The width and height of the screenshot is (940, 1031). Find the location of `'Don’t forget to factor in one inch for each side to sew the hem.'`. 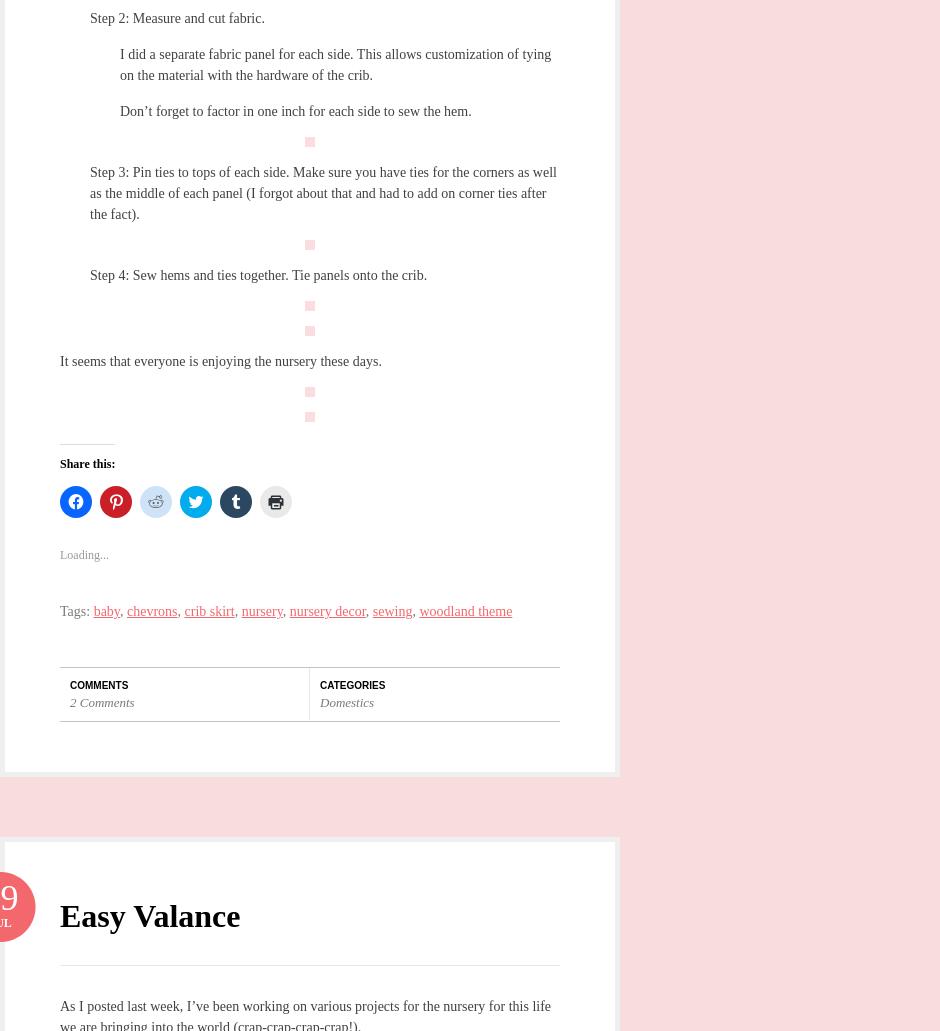

'Don’t forget to factor in one inch for each side to sew the hem.' is located at coordinates (294, 110).